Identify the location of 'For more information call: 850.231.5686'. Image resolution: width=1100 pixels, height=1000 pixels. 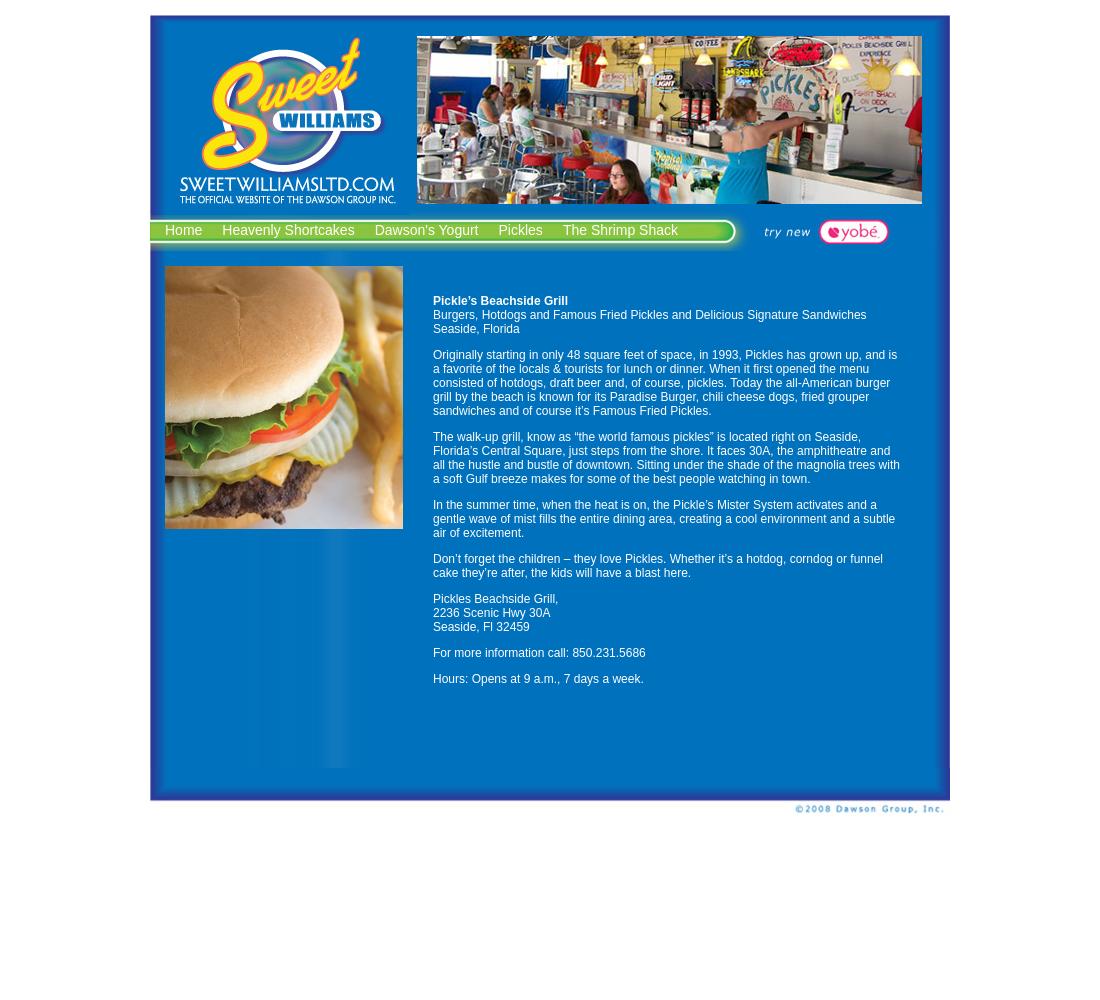
(539, 653).